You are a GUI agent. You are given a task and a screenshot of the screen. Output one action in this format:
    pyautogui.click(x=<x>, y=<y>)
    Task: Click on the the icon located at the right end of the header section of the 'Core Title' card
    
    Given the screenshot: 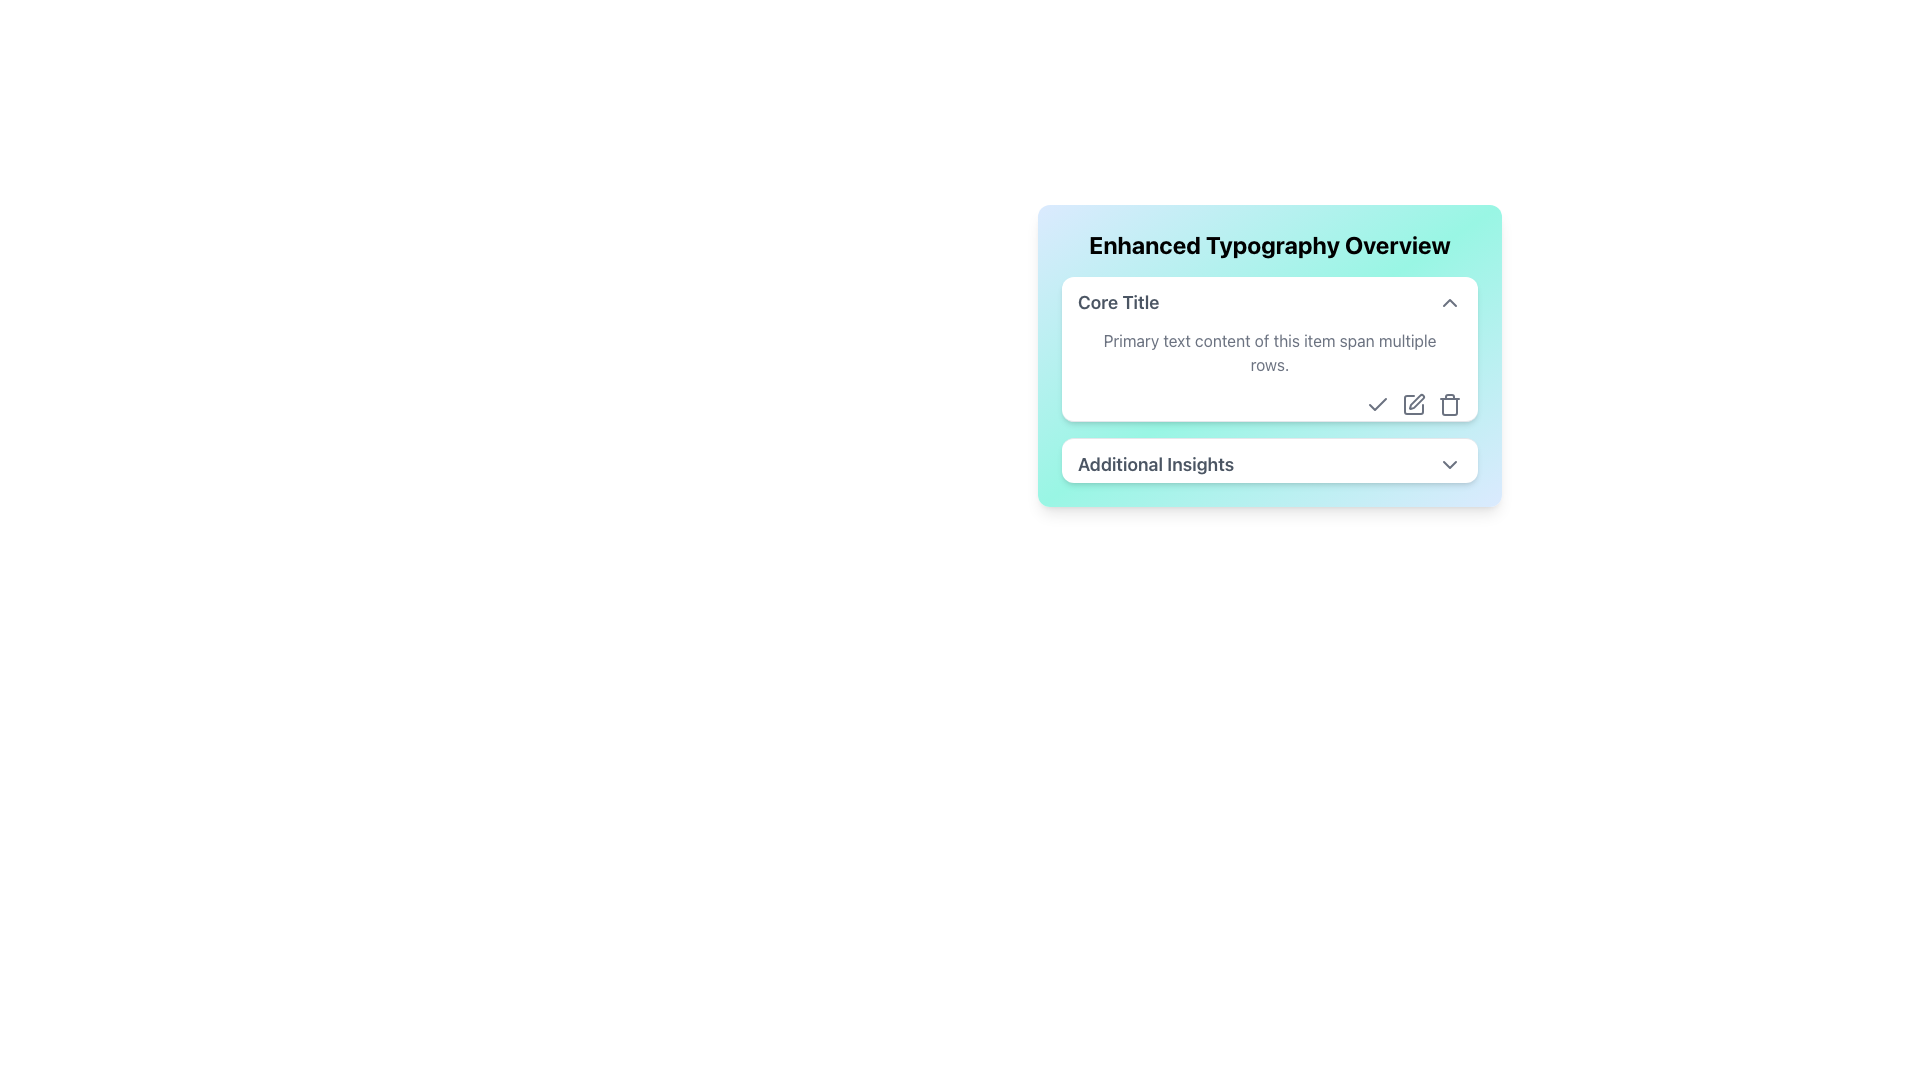 What is the action you would take?
    pyautogui.click(x=1449, y=303)
    